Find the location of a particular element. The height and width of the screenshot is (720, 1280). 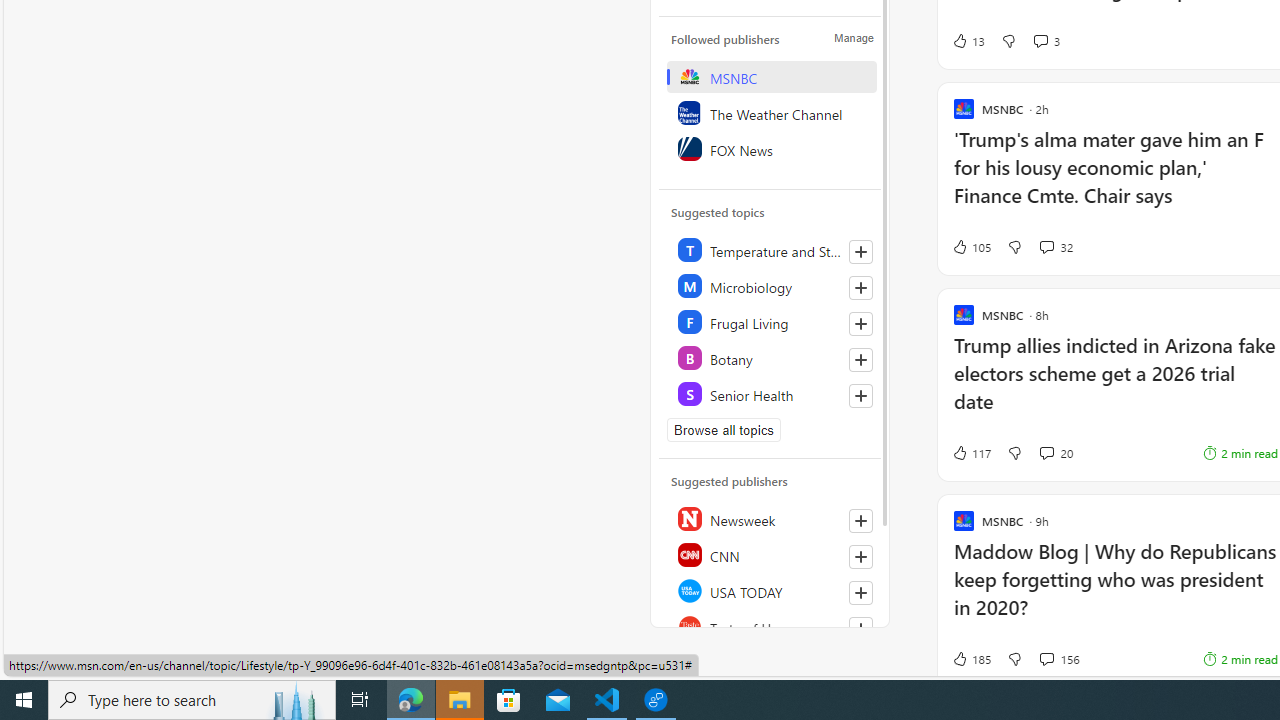

'Browse all topics' is located at coordinates (723, 429).